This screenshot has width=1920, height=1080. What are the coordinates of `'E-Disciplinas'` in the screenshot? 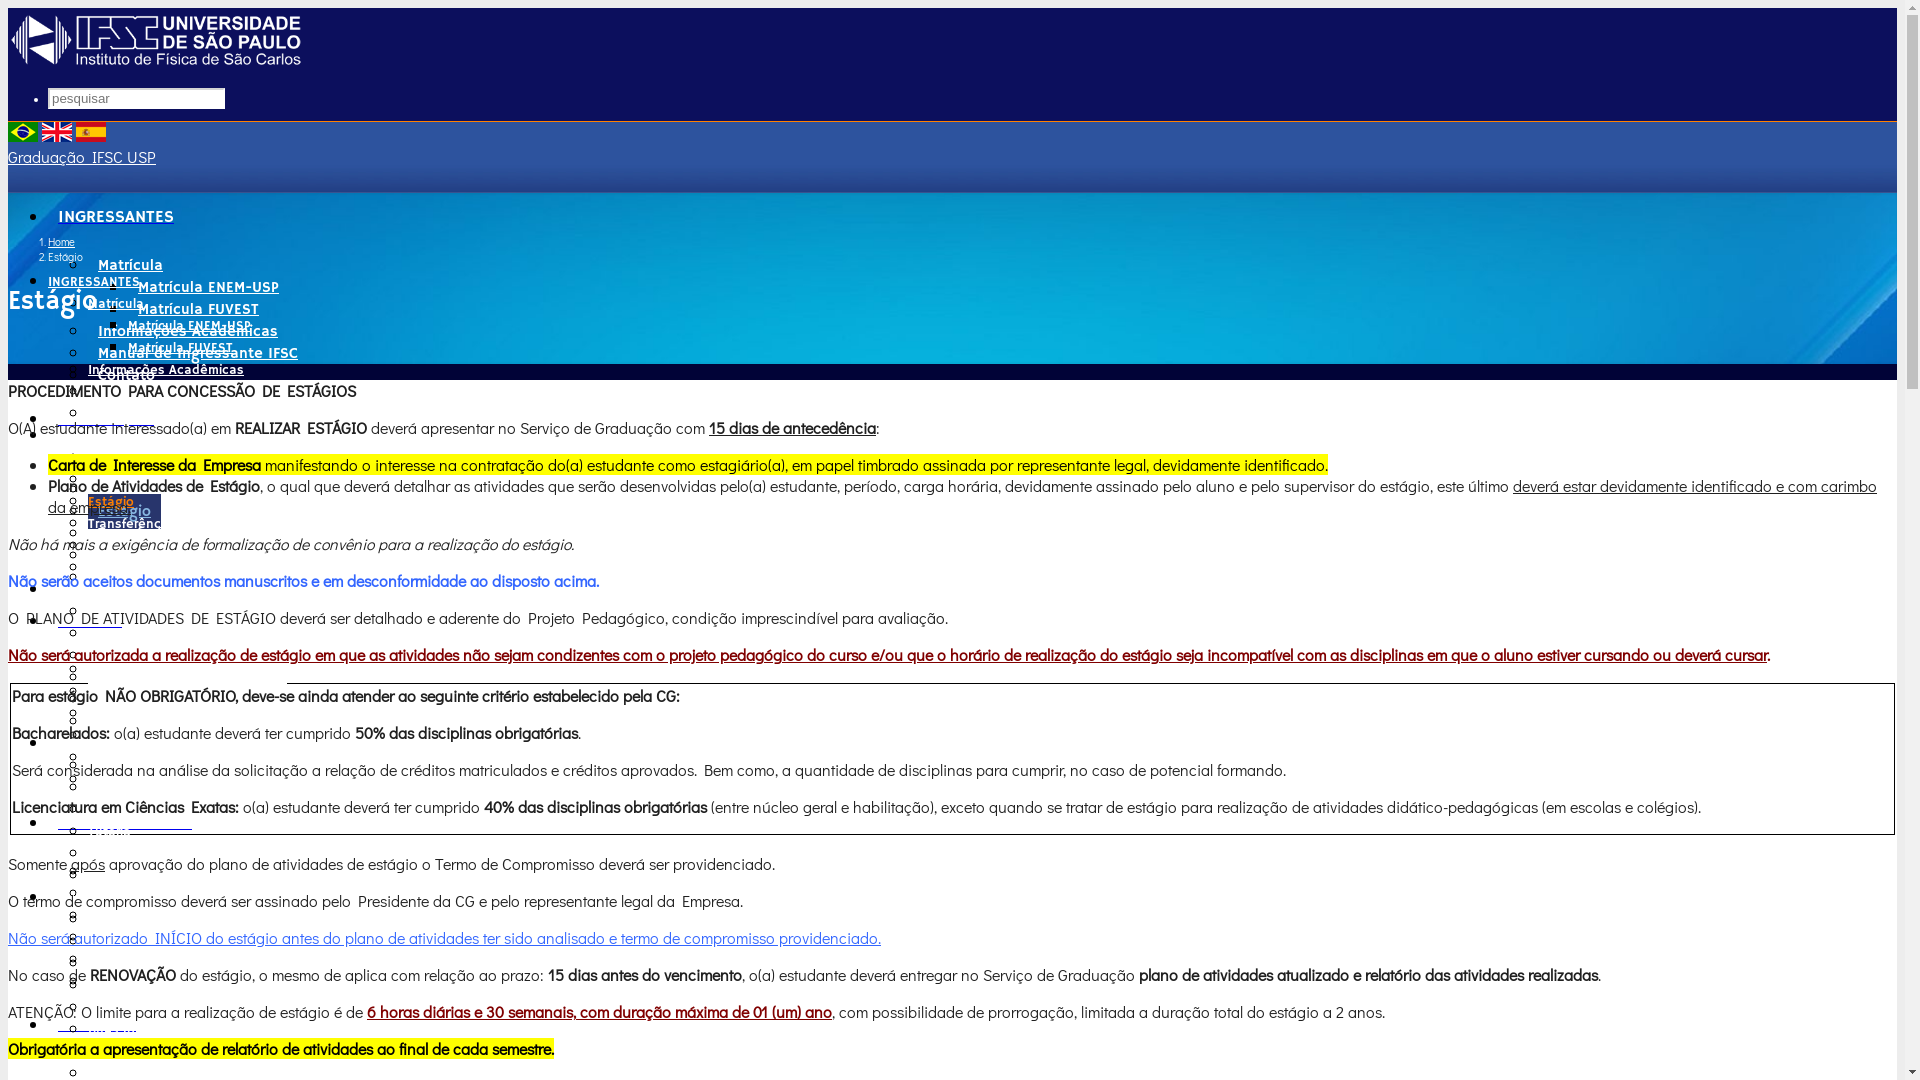 It's located at (143, 870).